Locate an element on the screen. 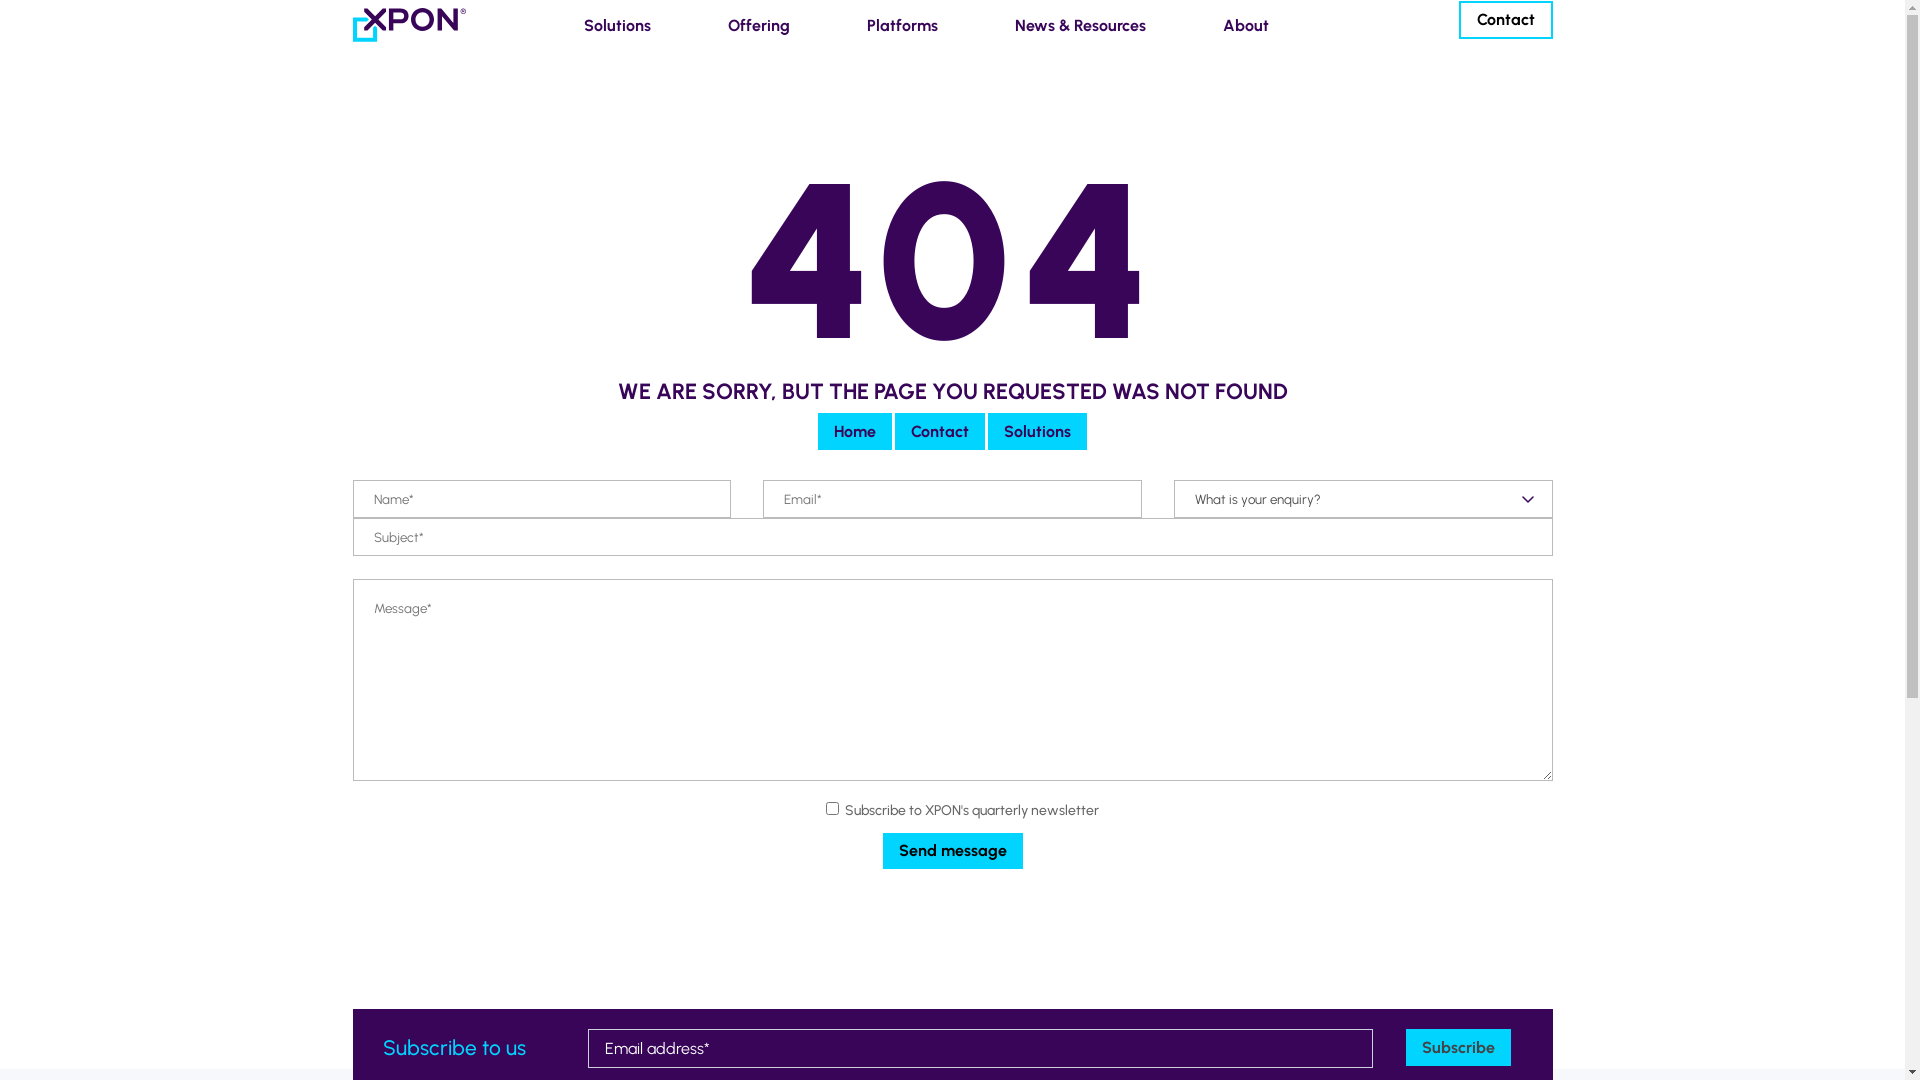  'xpon-logo' is located at coordinates (407, 24).